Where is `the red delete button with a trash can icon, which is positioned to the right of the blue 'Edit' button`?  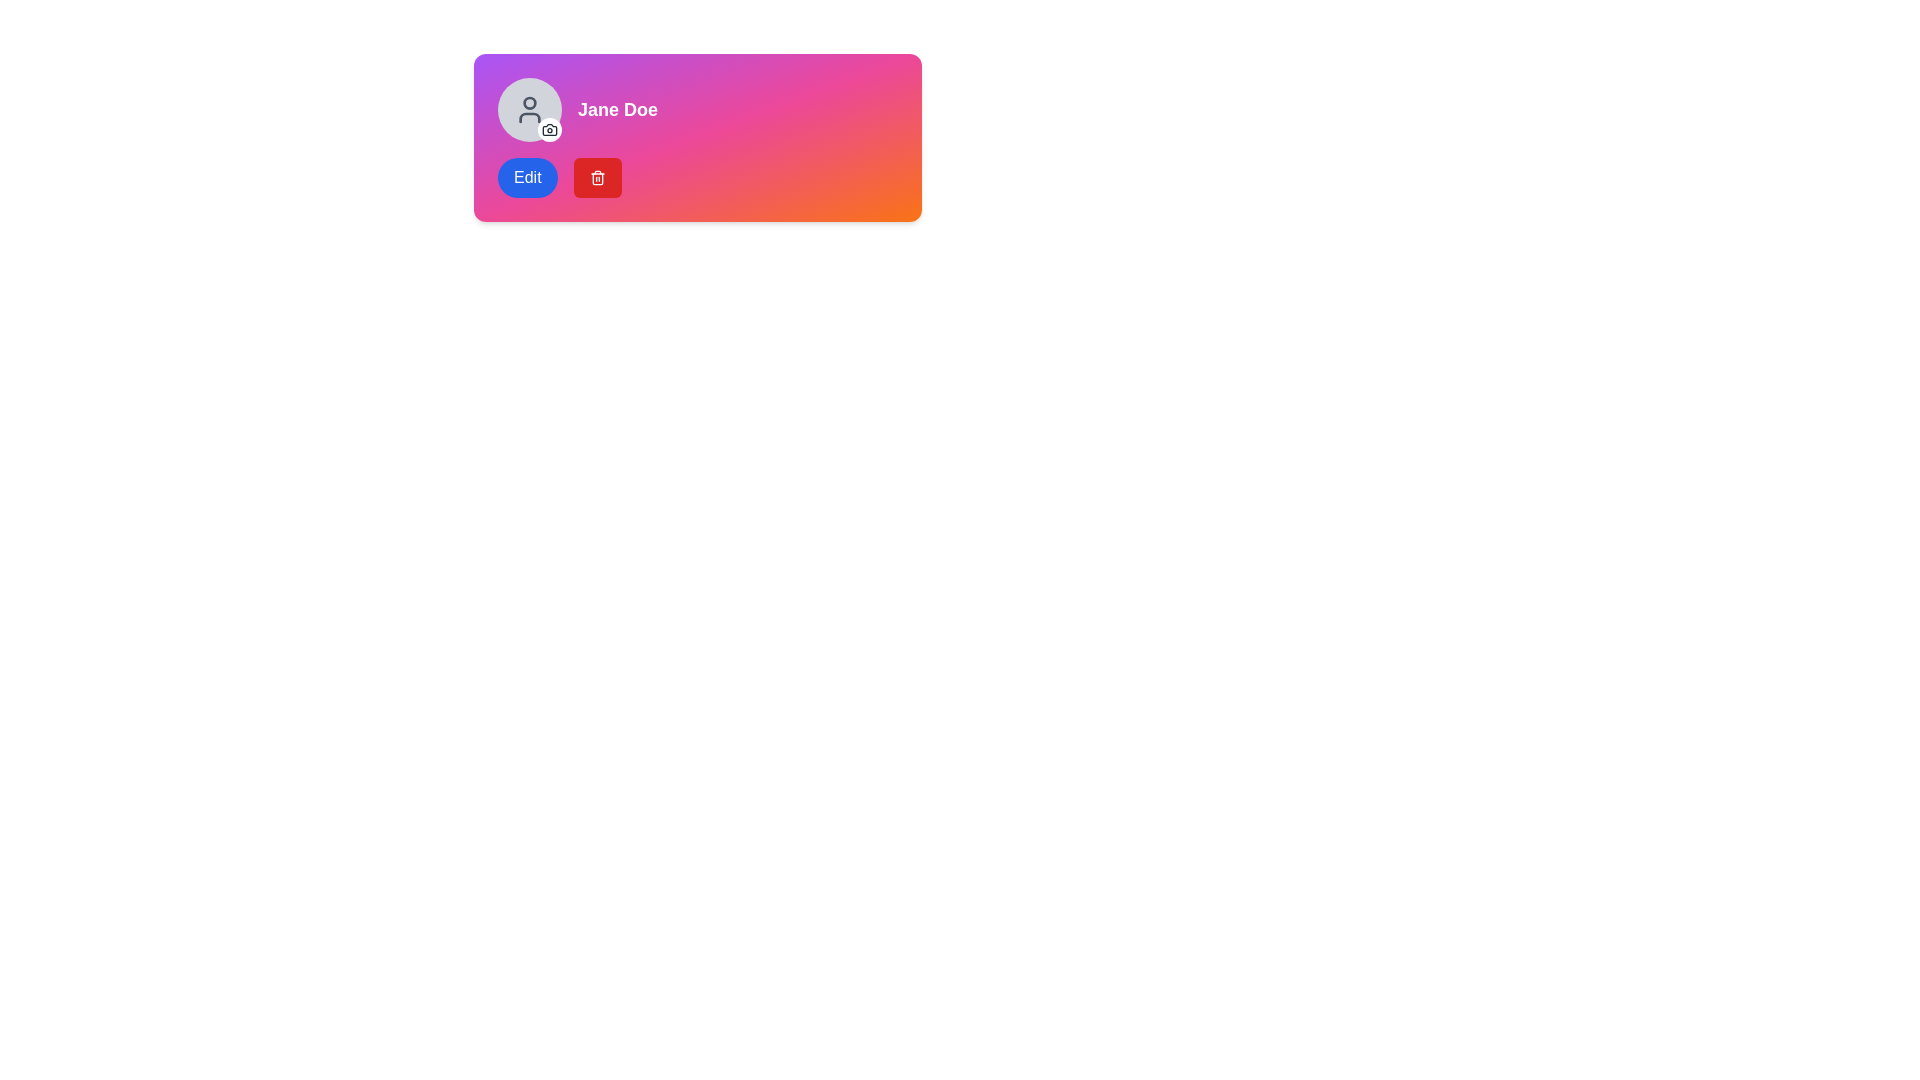
the red delete button with a trash can icon, which is positioned to the right of the blue 'Edit' button is located at coordinates (596, 176).